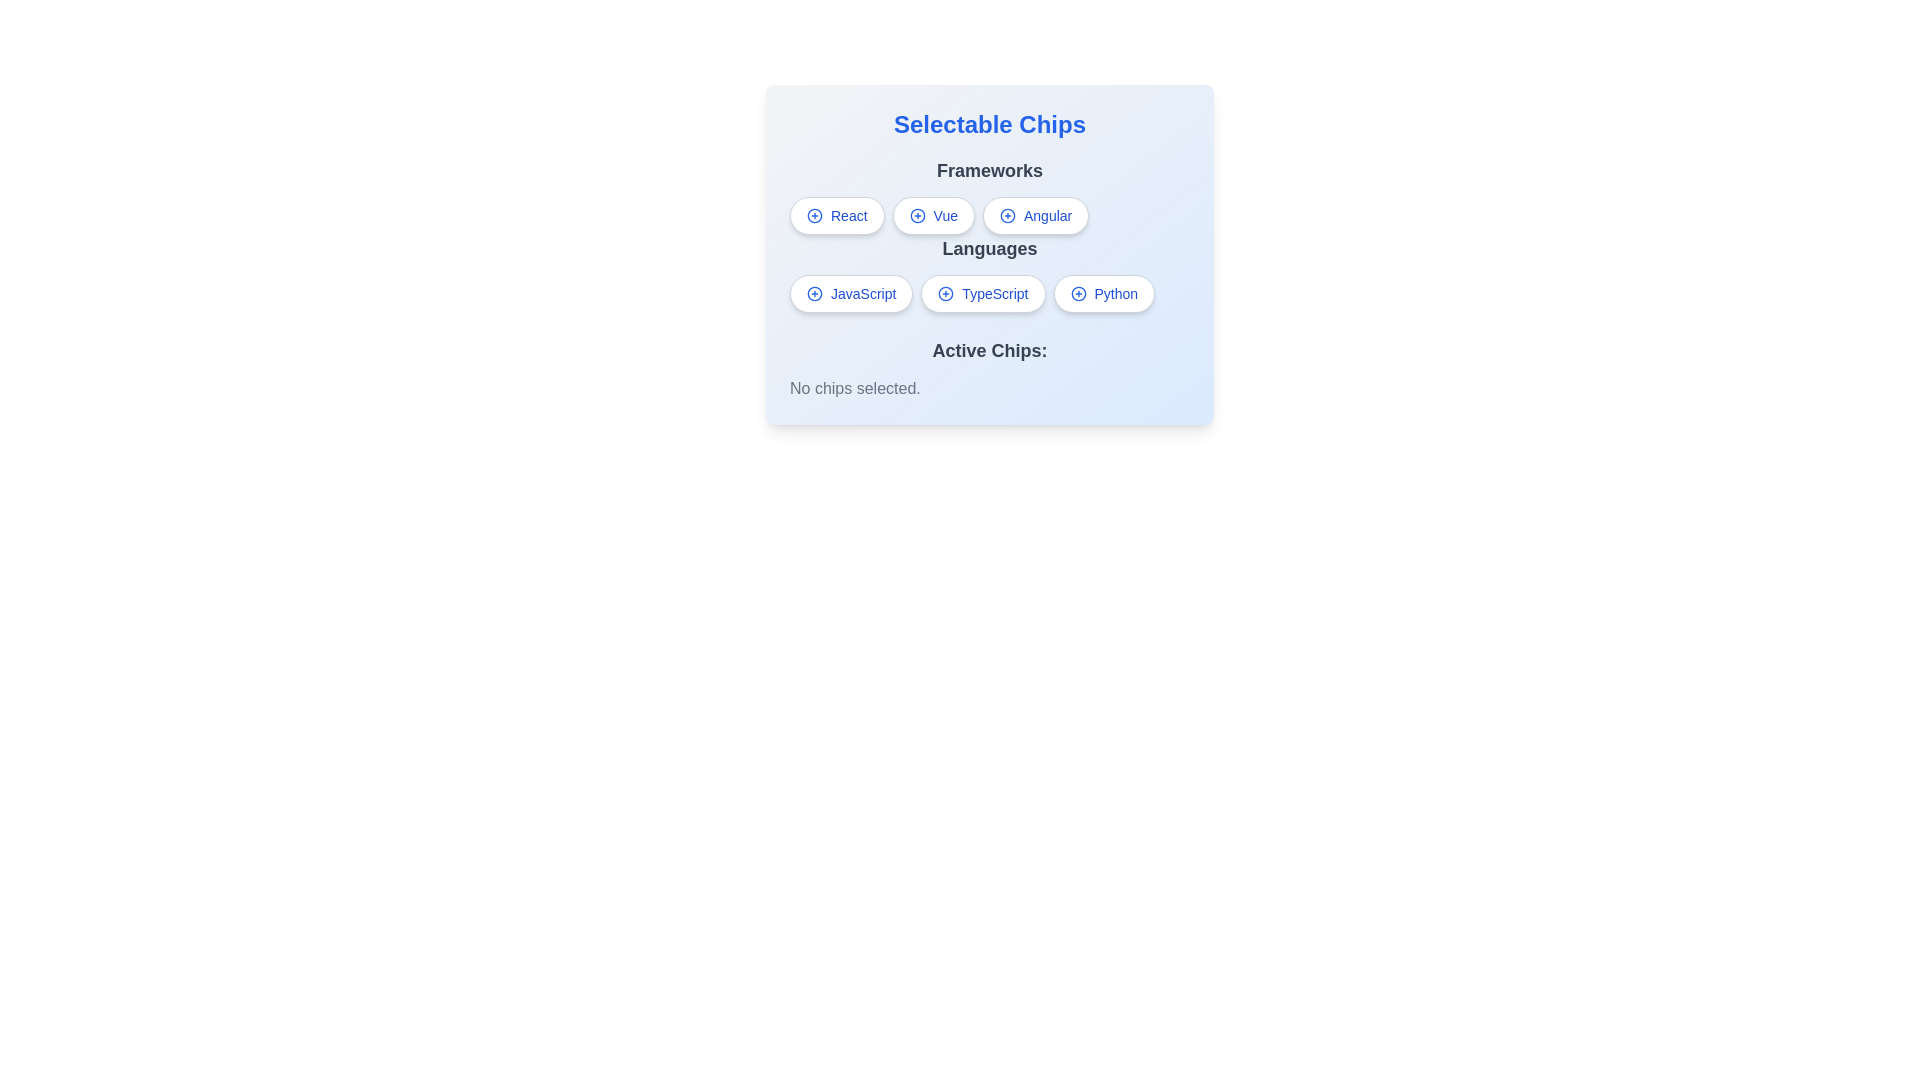 This screenshot has width=1920, height=1080. What do you see at coordinates (1008, 216) in the screenshot?
I see `the button-like clickable icon located at the bottom-middle of the 'Angular' chip in the 'Frameworks' section` at bounding box center [1008, 216].